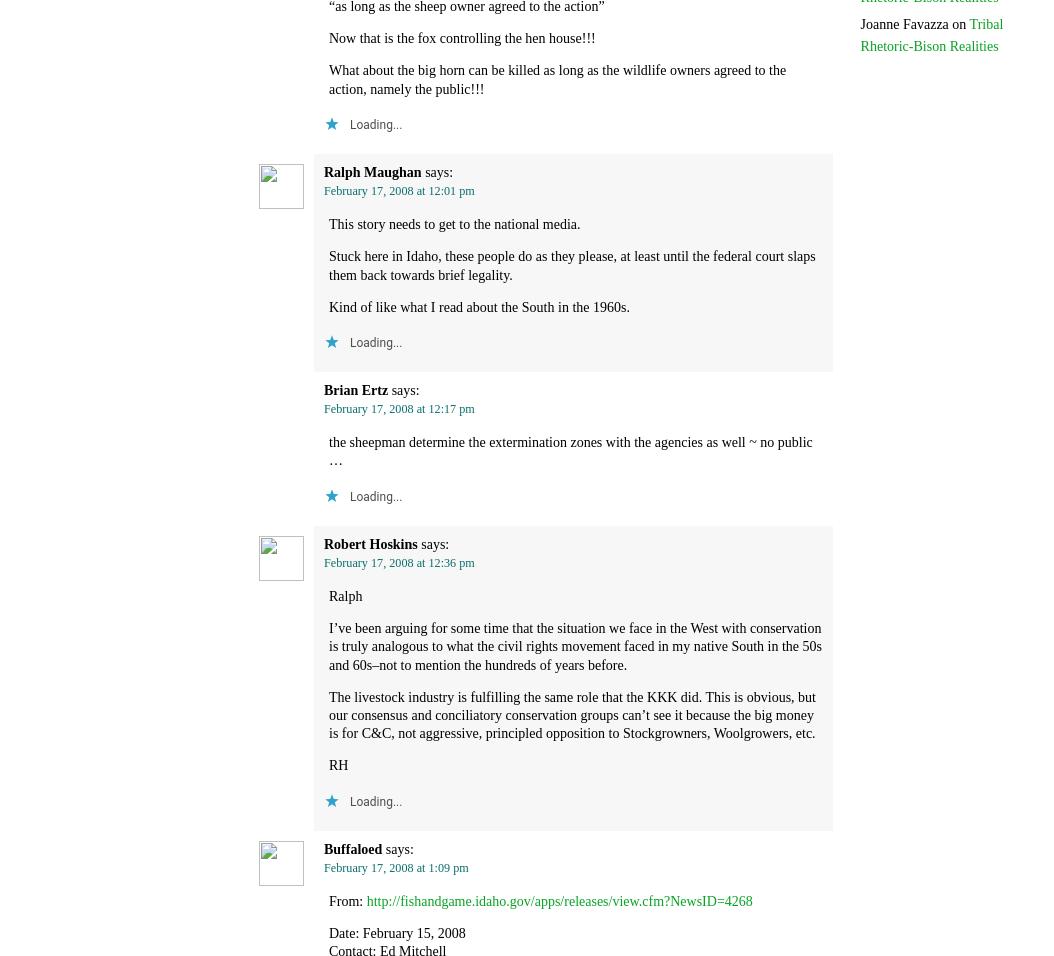  Describe the element at coordinates (478, 305) in the screenshot. I see `'Kind of like what I read about the South in the 1960s.'` at that location.